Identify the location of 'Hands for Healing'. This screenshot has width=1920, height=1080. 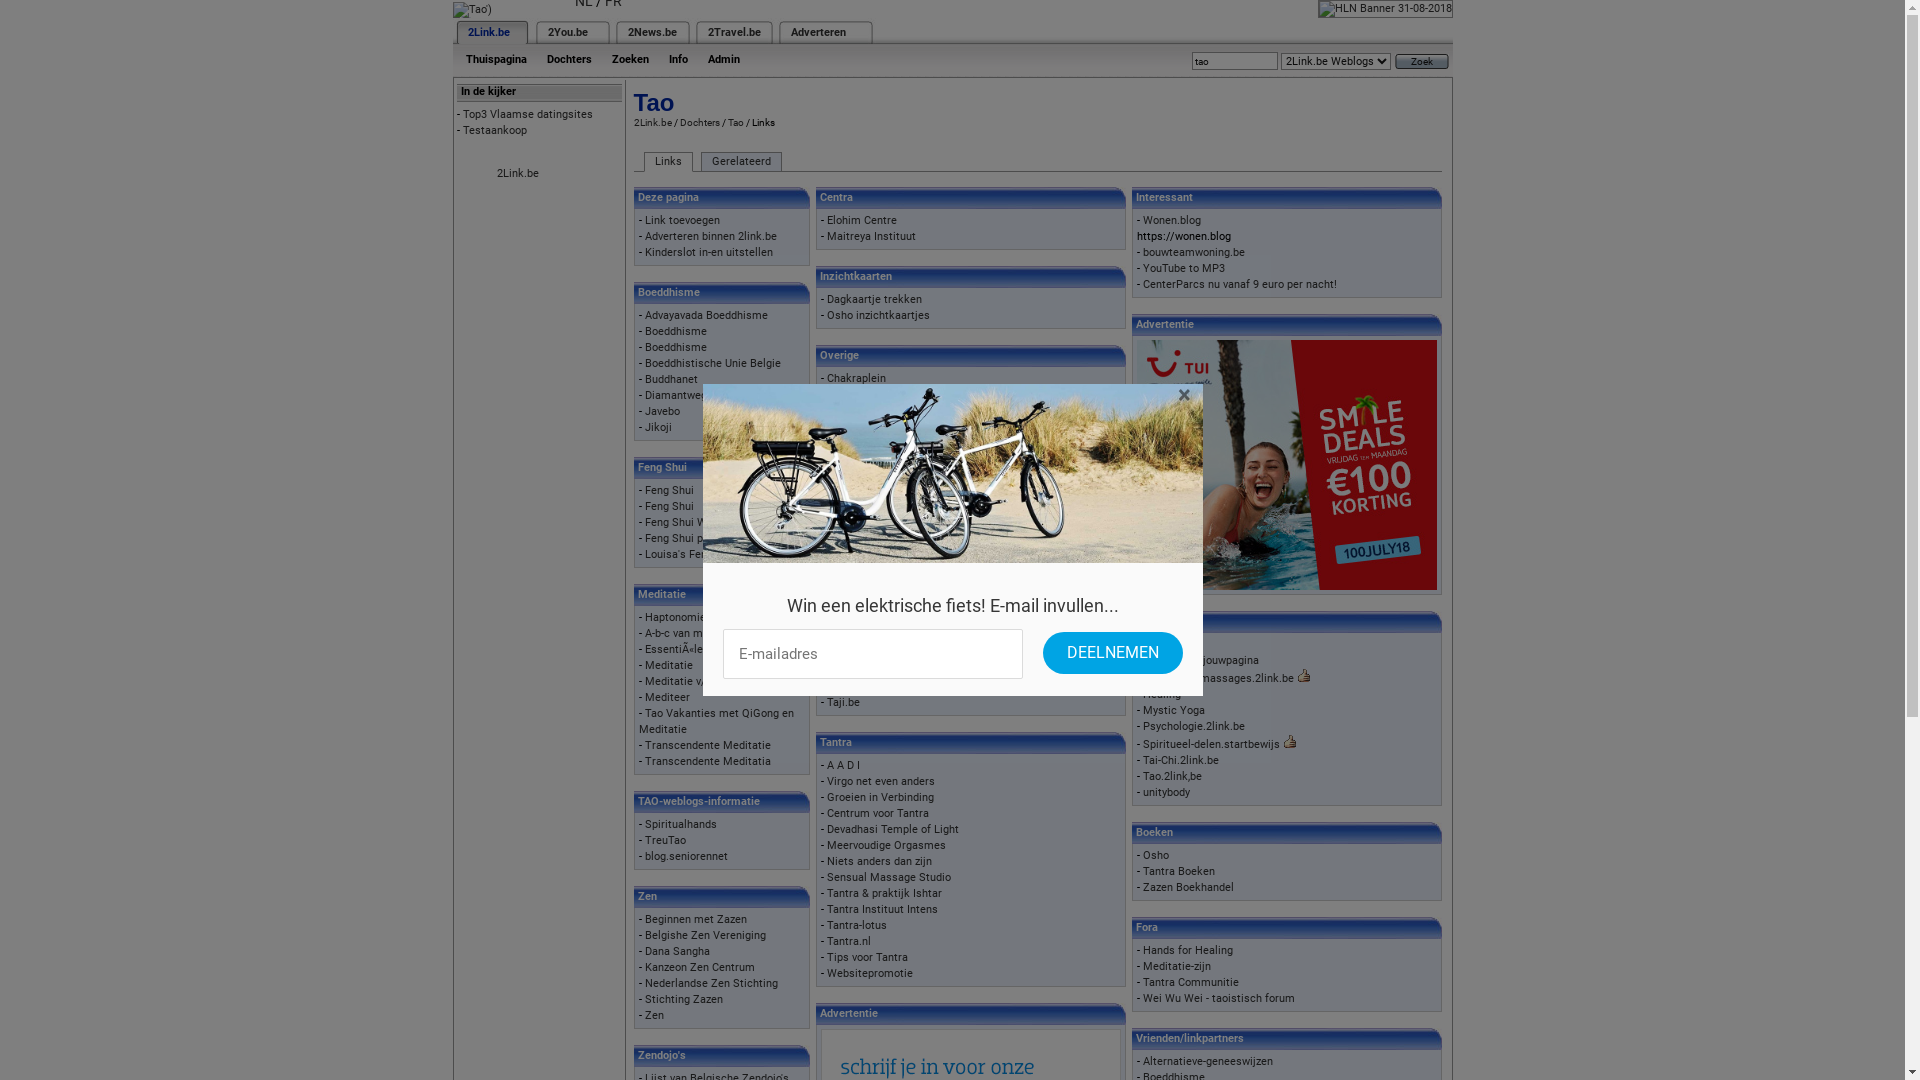
(1186, 949).